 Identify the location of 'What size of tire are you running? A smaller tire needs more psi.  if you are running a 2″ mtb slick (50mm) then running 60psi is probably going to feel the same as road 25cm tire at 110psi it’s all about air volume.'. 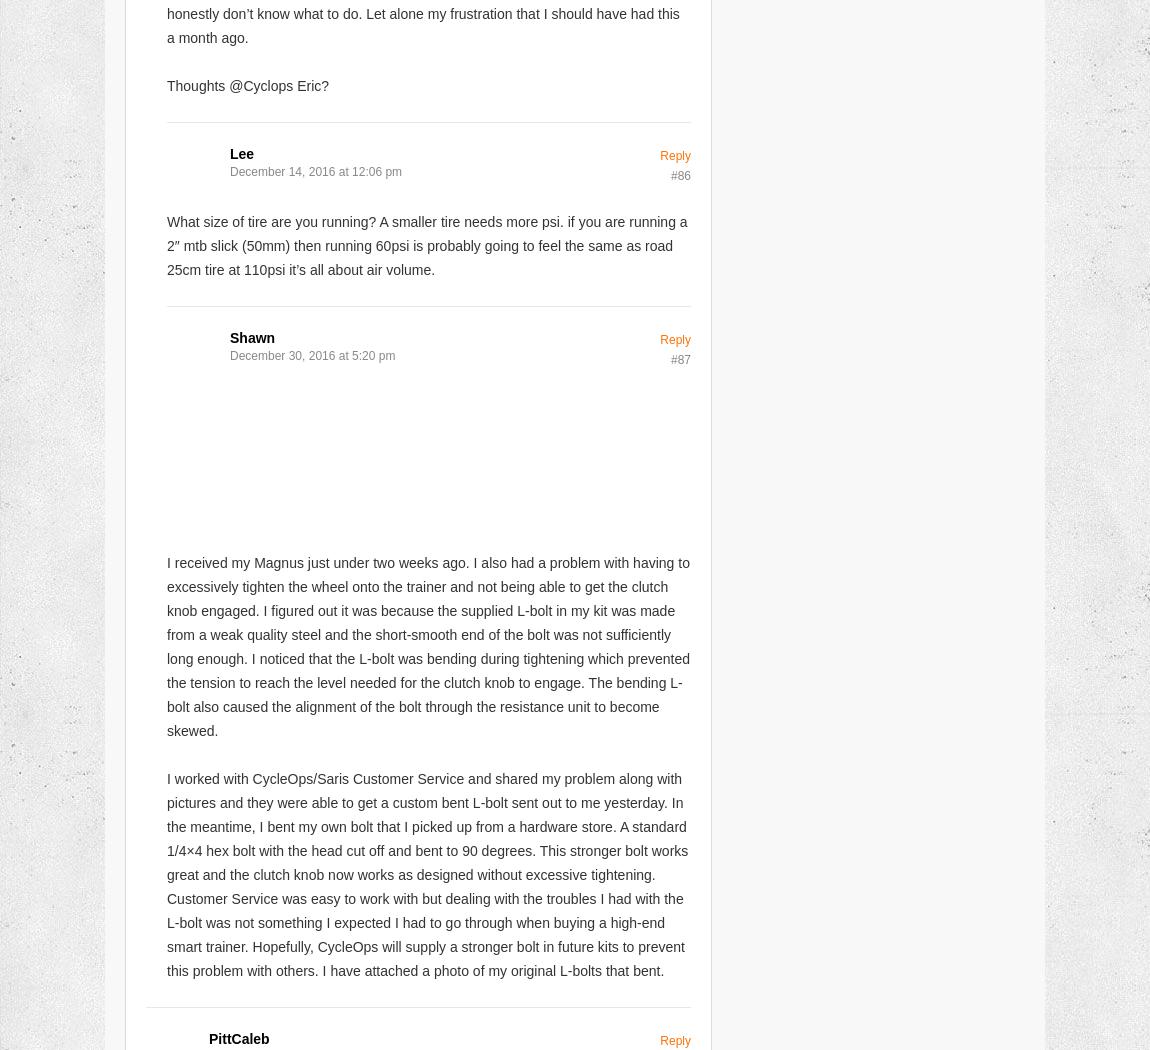
(426, 244).